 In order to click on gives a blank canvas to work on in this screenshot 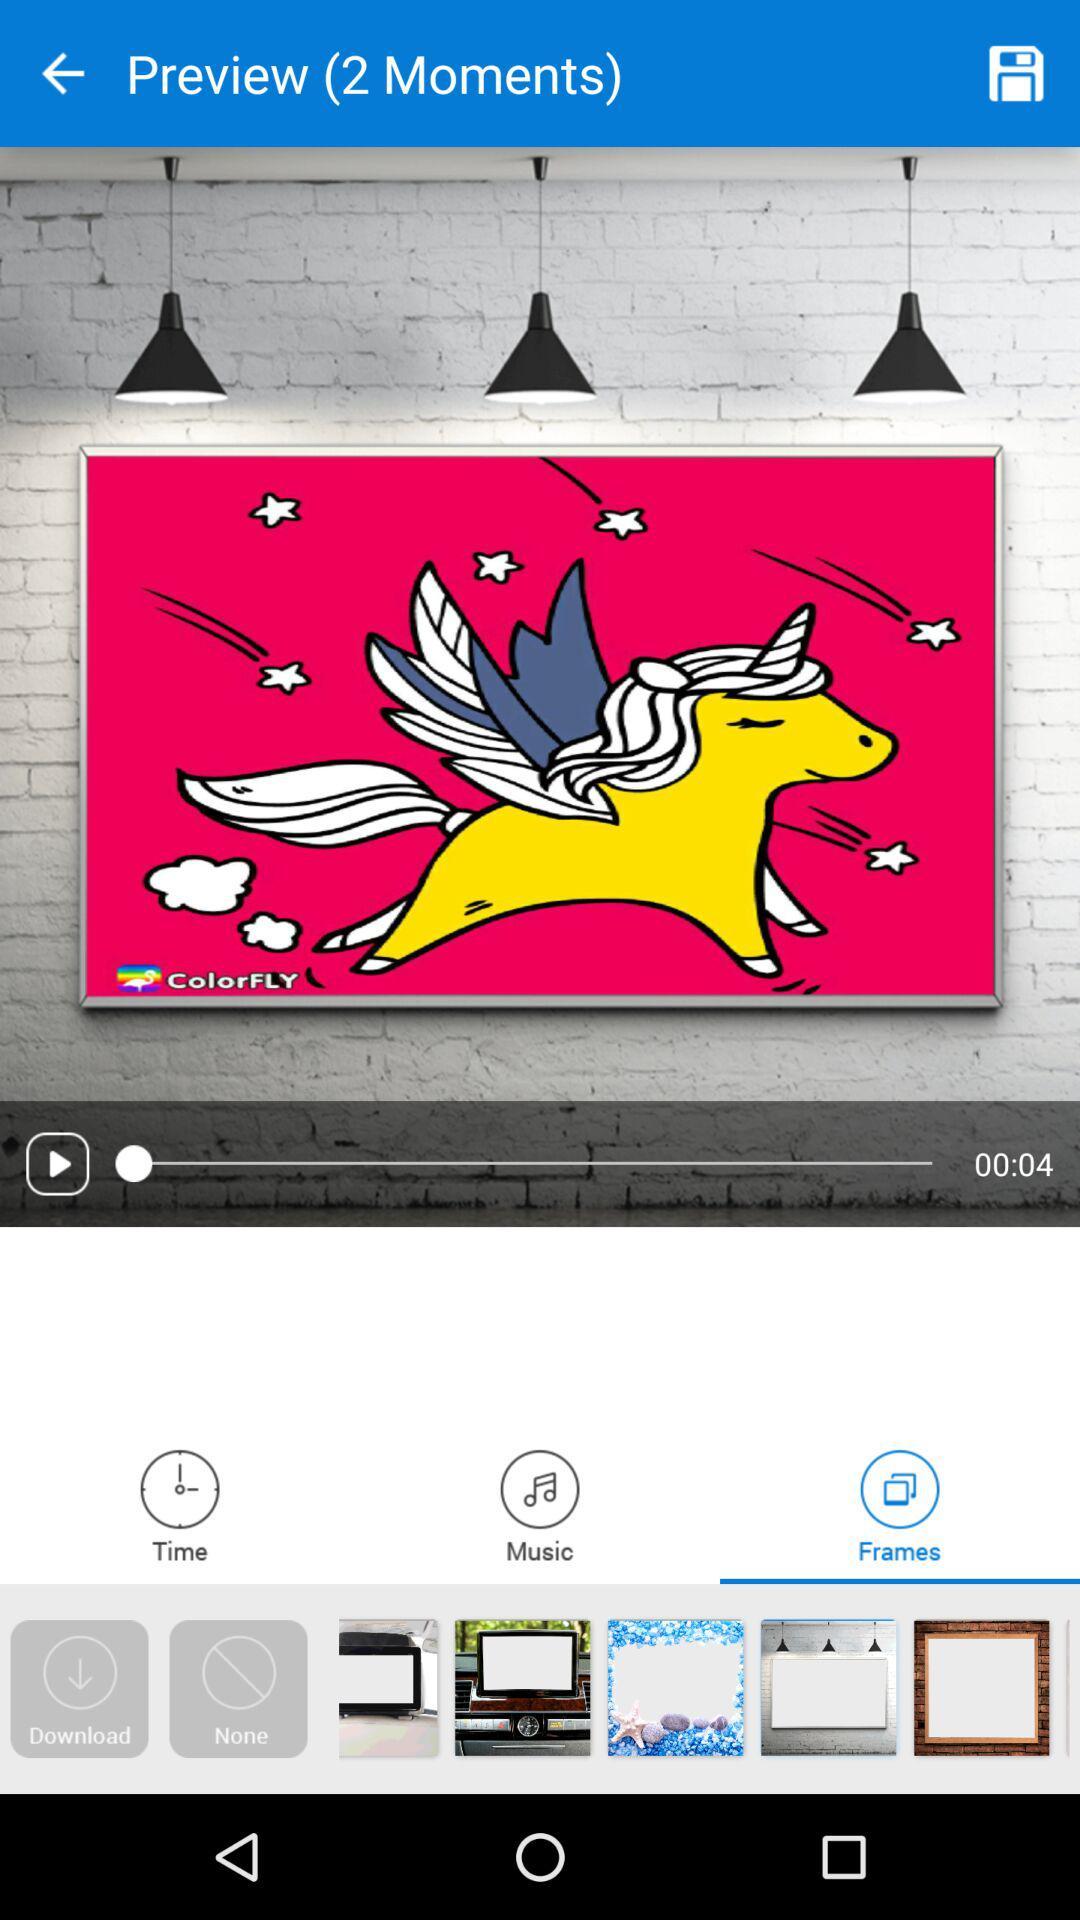, I will do `click(237, 1688)`.